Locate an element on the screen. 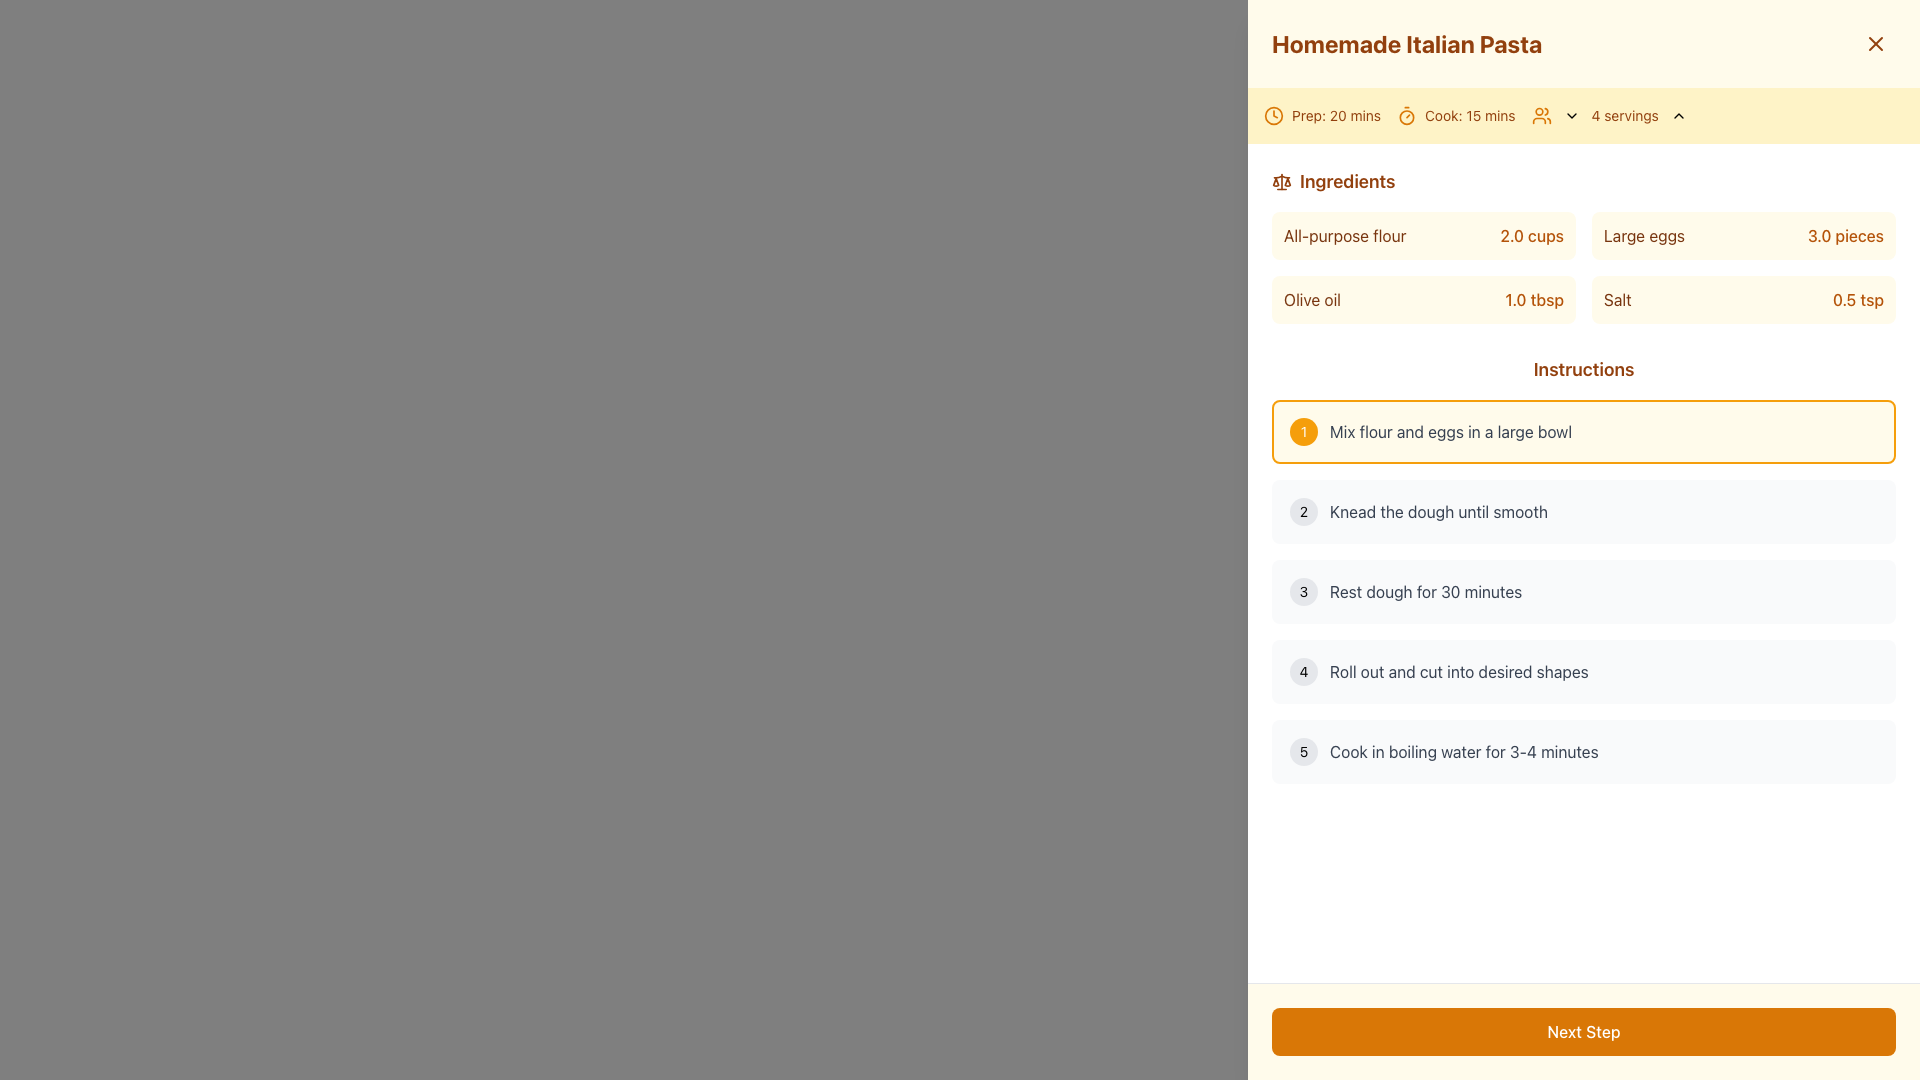 The height and width of the screenshot is (1080, 1920). the scale icon located to the left of the 'Ingredients' text, which features a dark amber stroke-based outline and symmetrical components is located at coordinates (1281, 181).